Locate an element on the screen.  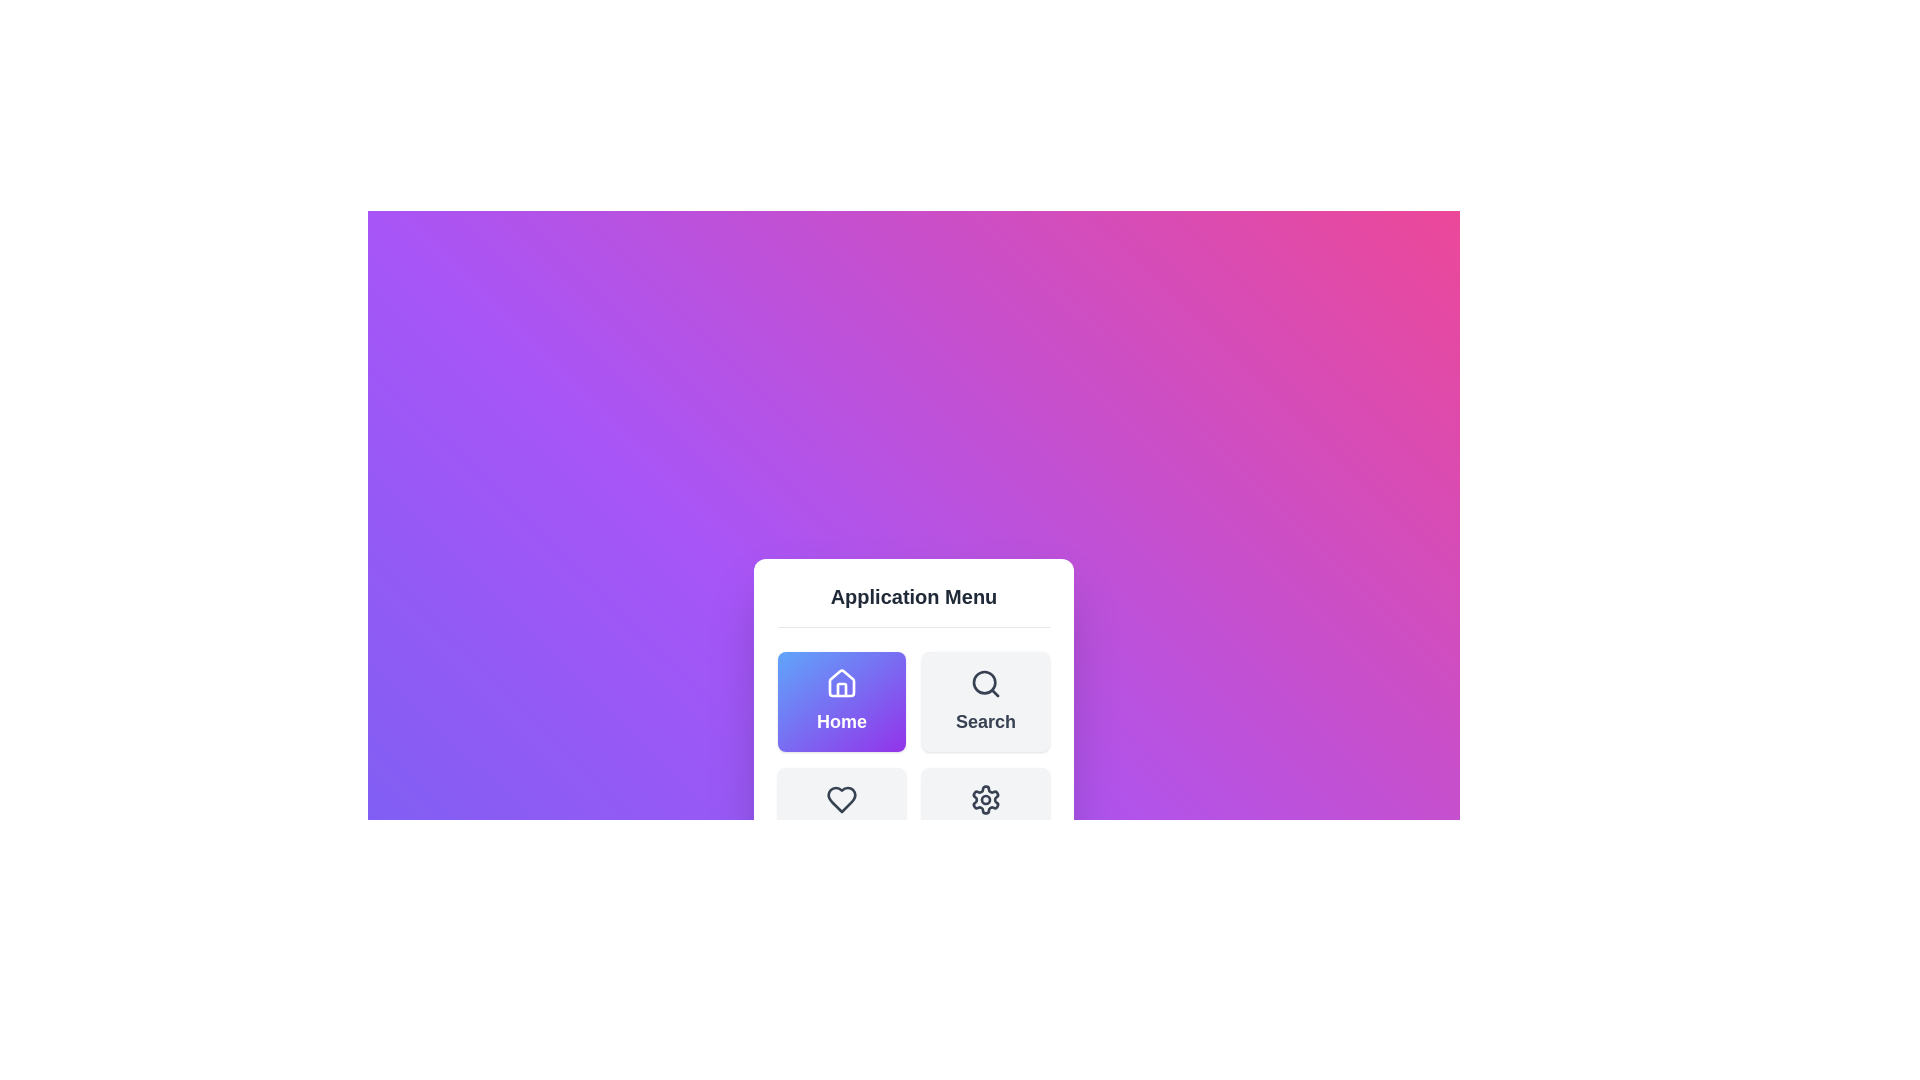
the menu item Favorites by clicking on its corresponding button is located at coordinates (841, 817).